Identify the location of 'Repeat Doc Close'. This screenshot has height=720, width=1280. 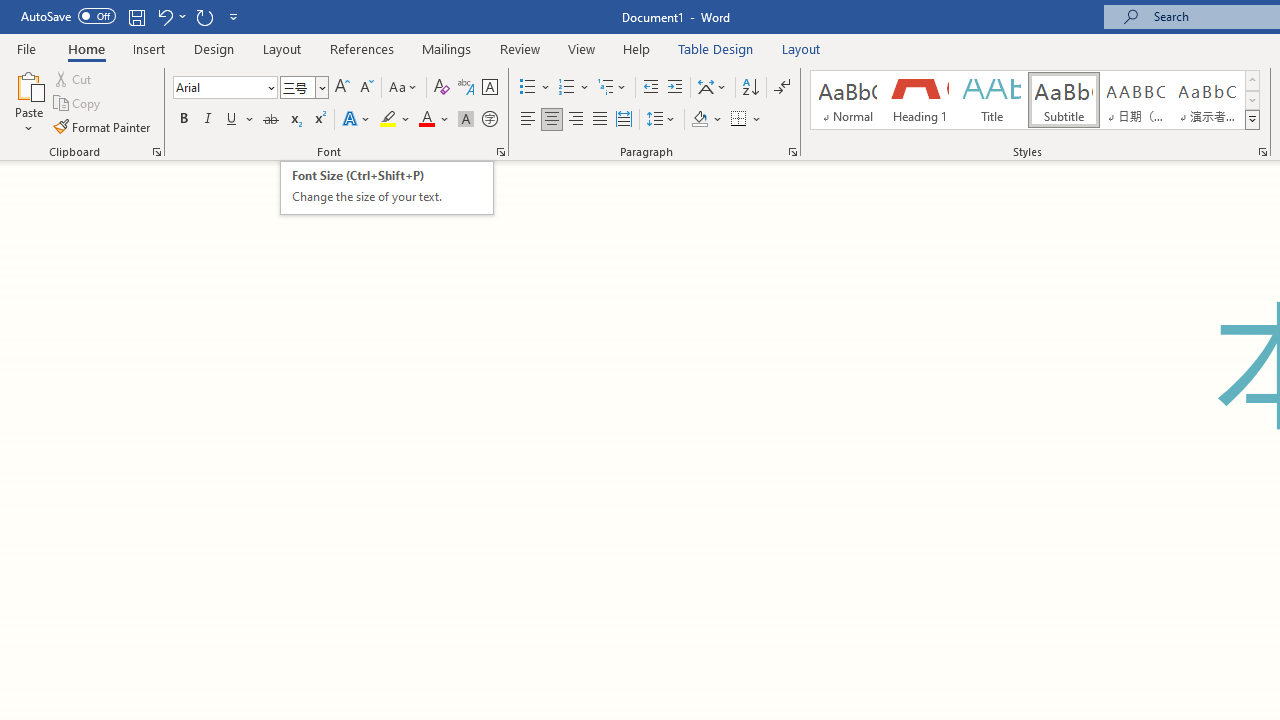
(204, 16).